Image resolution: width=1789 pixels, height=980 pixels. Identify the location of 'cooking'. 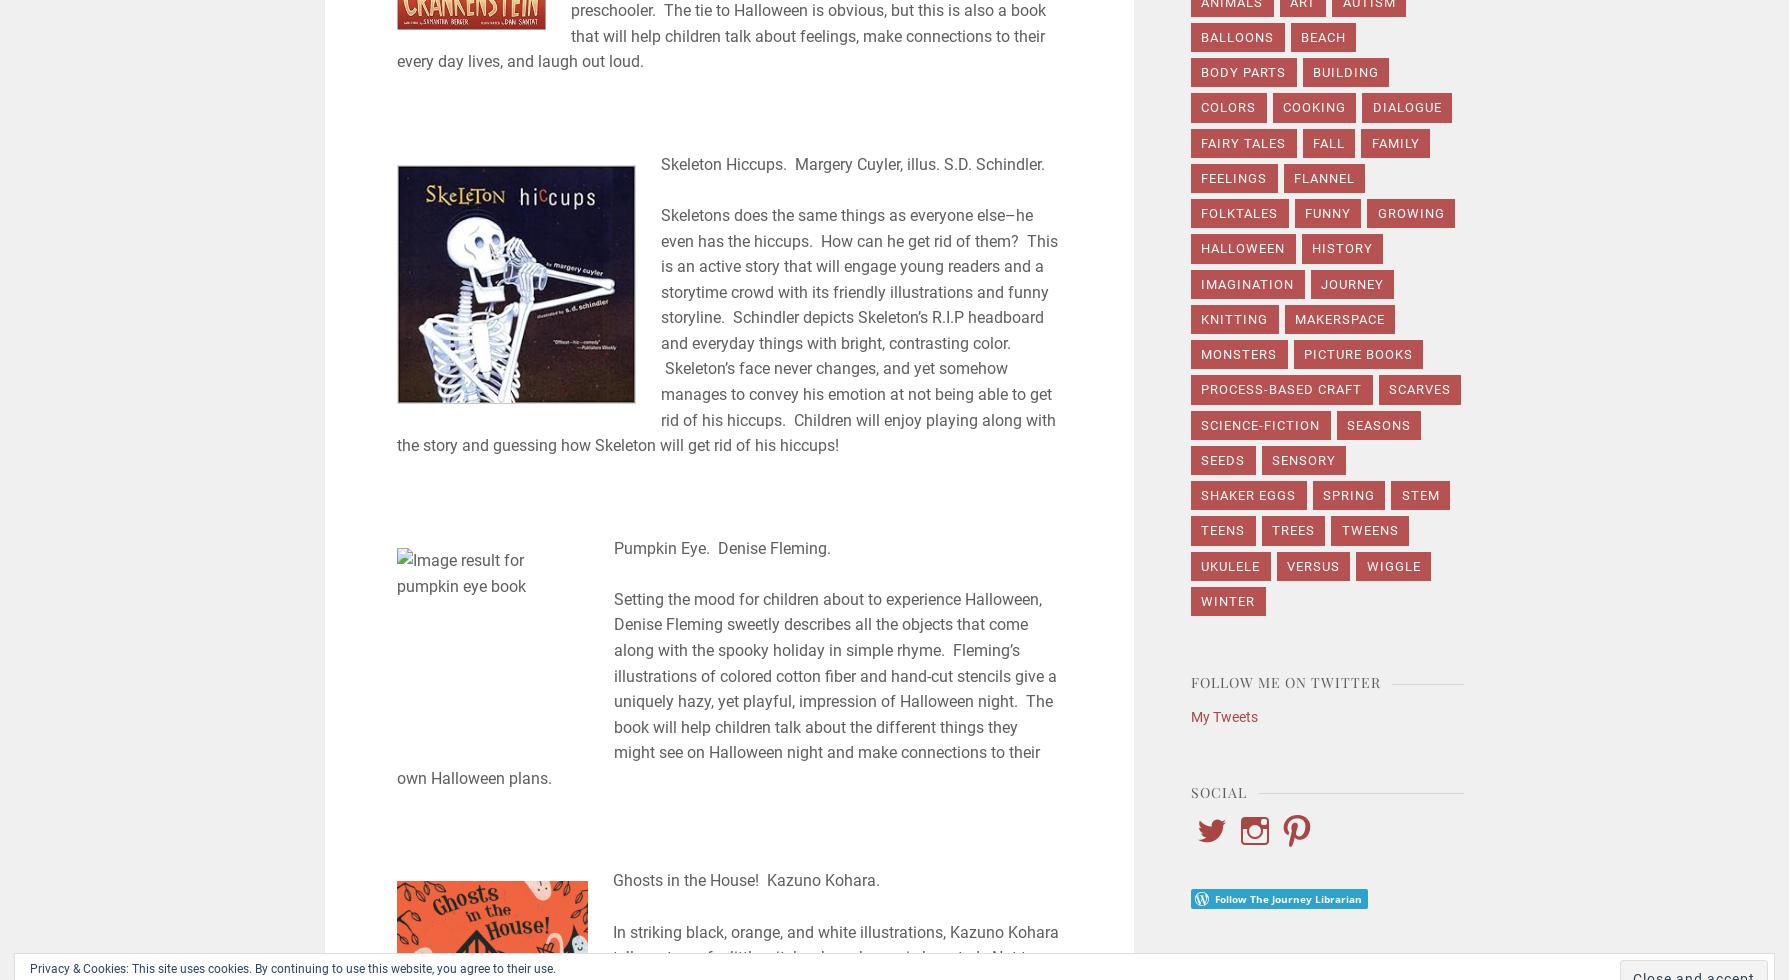
(1283, 107).